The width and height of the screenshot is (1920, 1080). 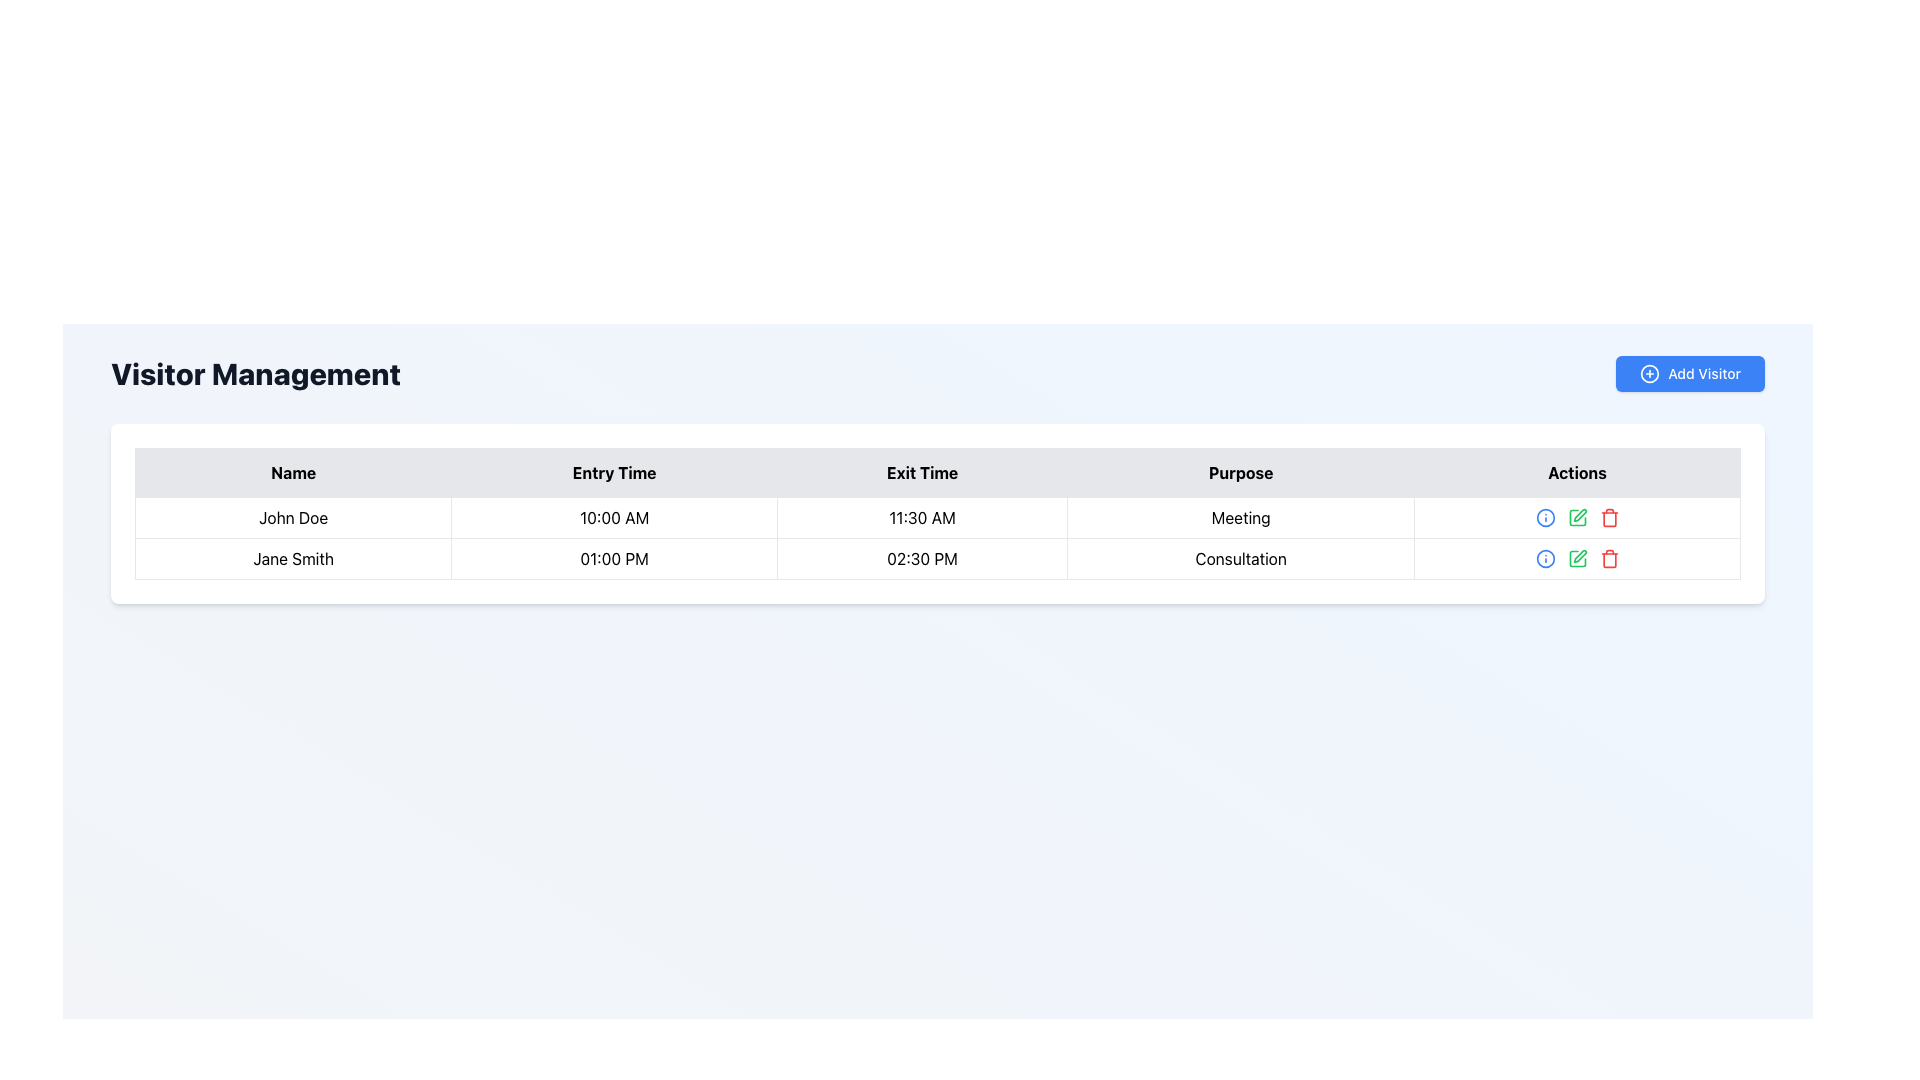 I want to click on displayed entry time text '01:00 PM' for the visitor named 'Jane Smith', located in the second cell under the 'Entry Time' column, so click(x=613, y=559).